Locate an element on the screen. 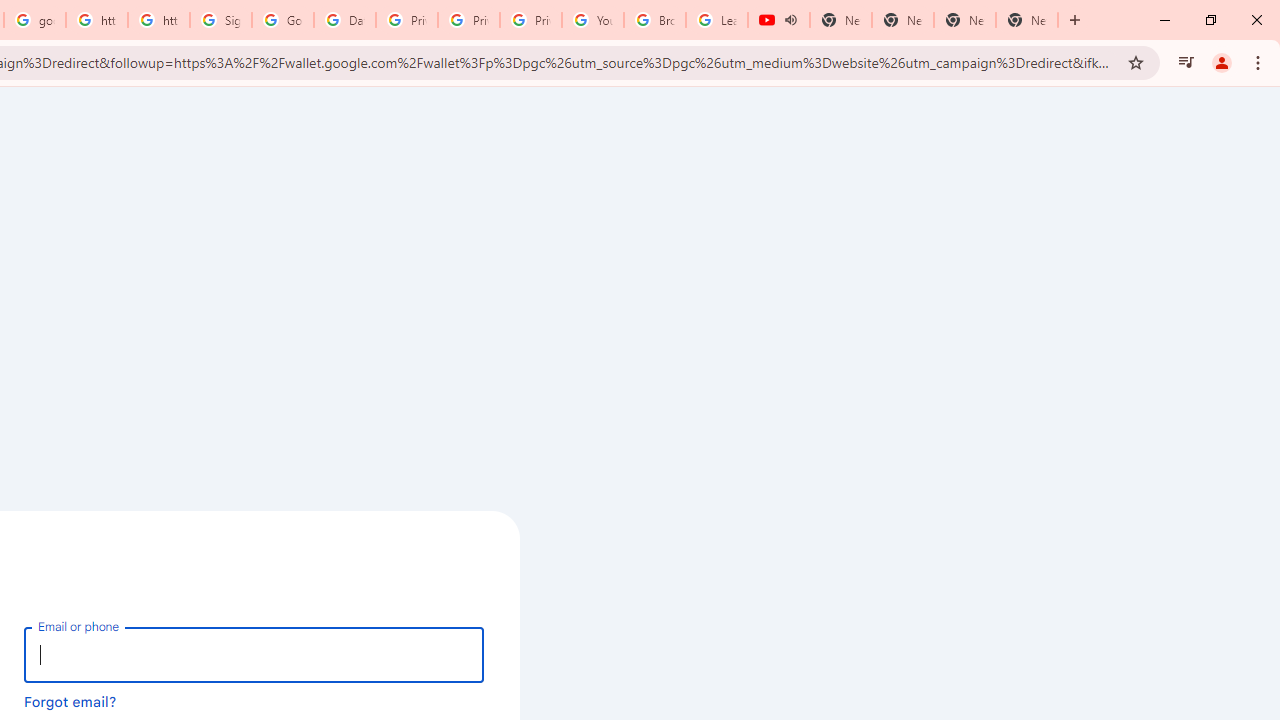  'Email or phone' is located at coordinates (253, 654).